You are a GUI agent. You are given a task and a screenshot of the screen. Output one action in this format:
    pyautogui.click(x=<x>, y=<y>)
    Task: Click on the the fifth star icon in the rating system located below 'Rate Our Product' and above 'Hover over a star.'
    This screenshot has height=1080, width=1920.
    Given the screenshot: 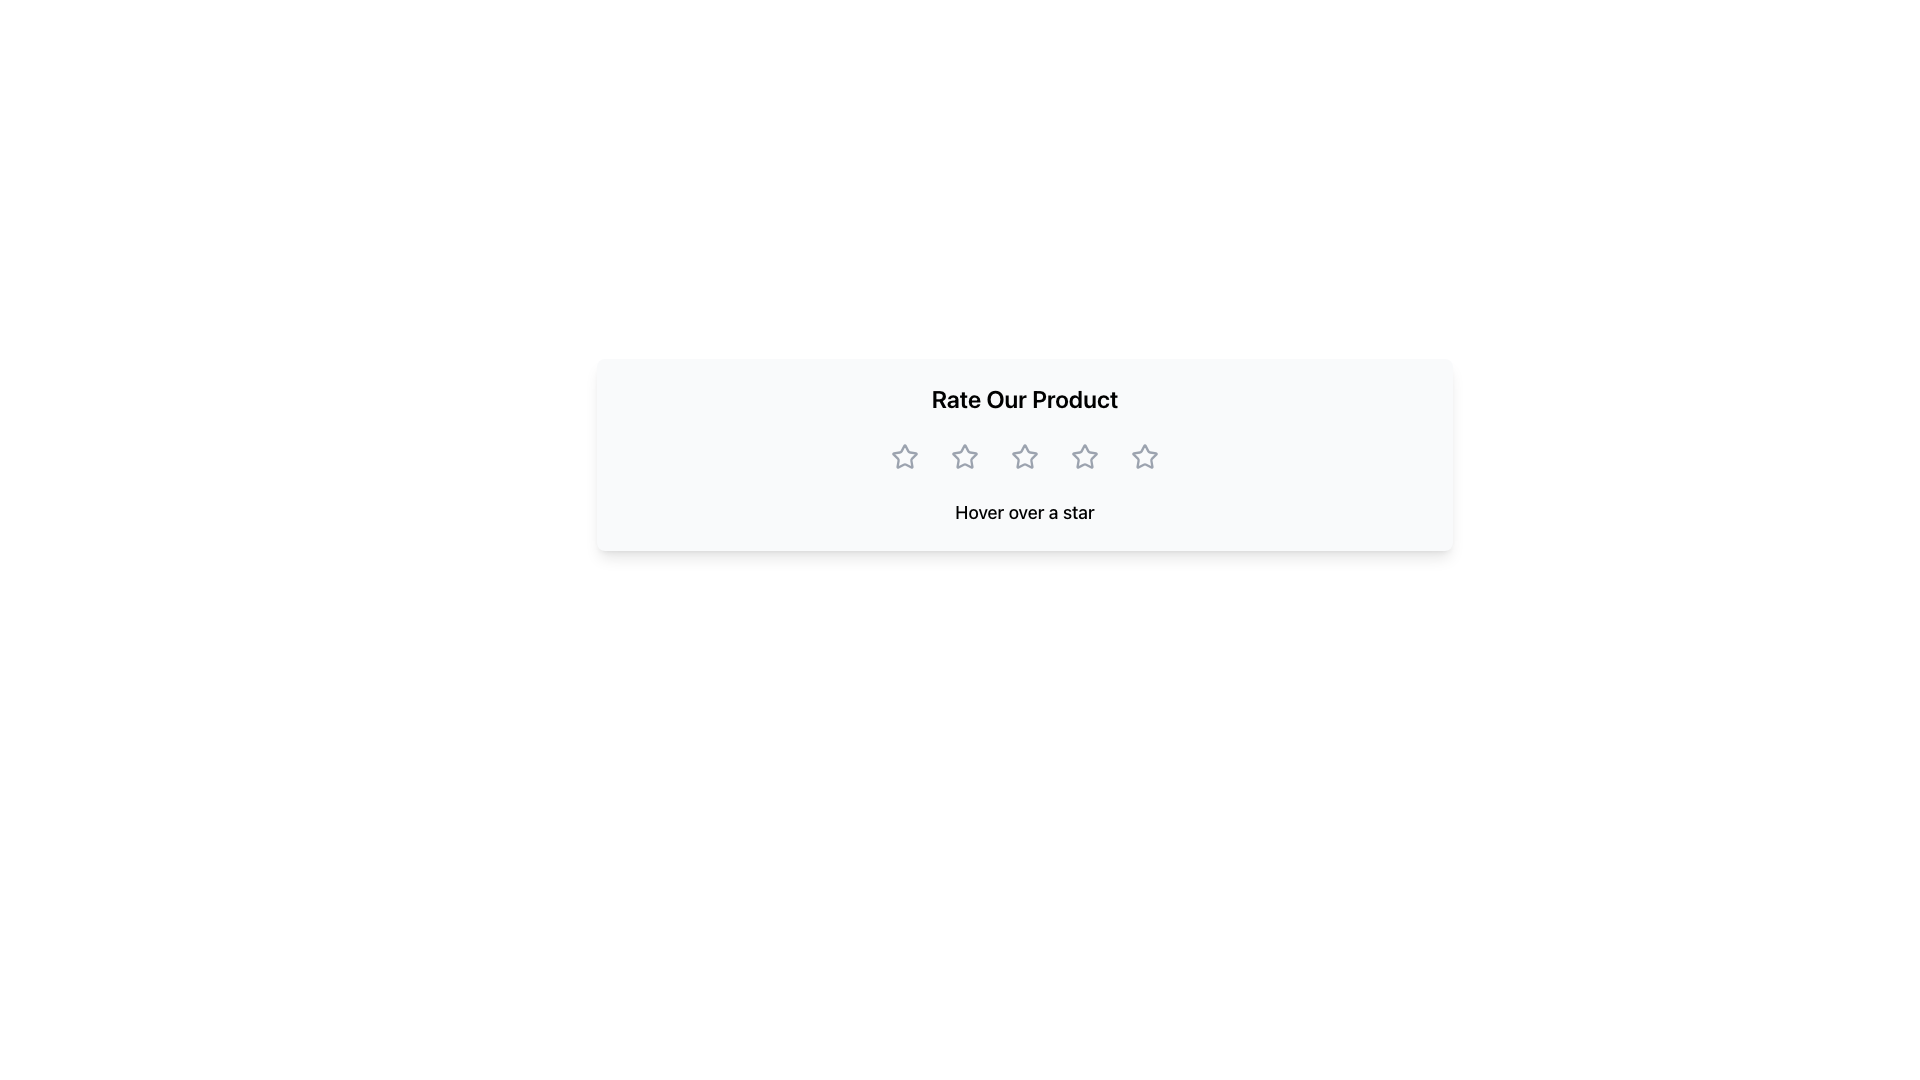 What is the action you would take?
    pyautogui.click(x=1145, y=456)
    